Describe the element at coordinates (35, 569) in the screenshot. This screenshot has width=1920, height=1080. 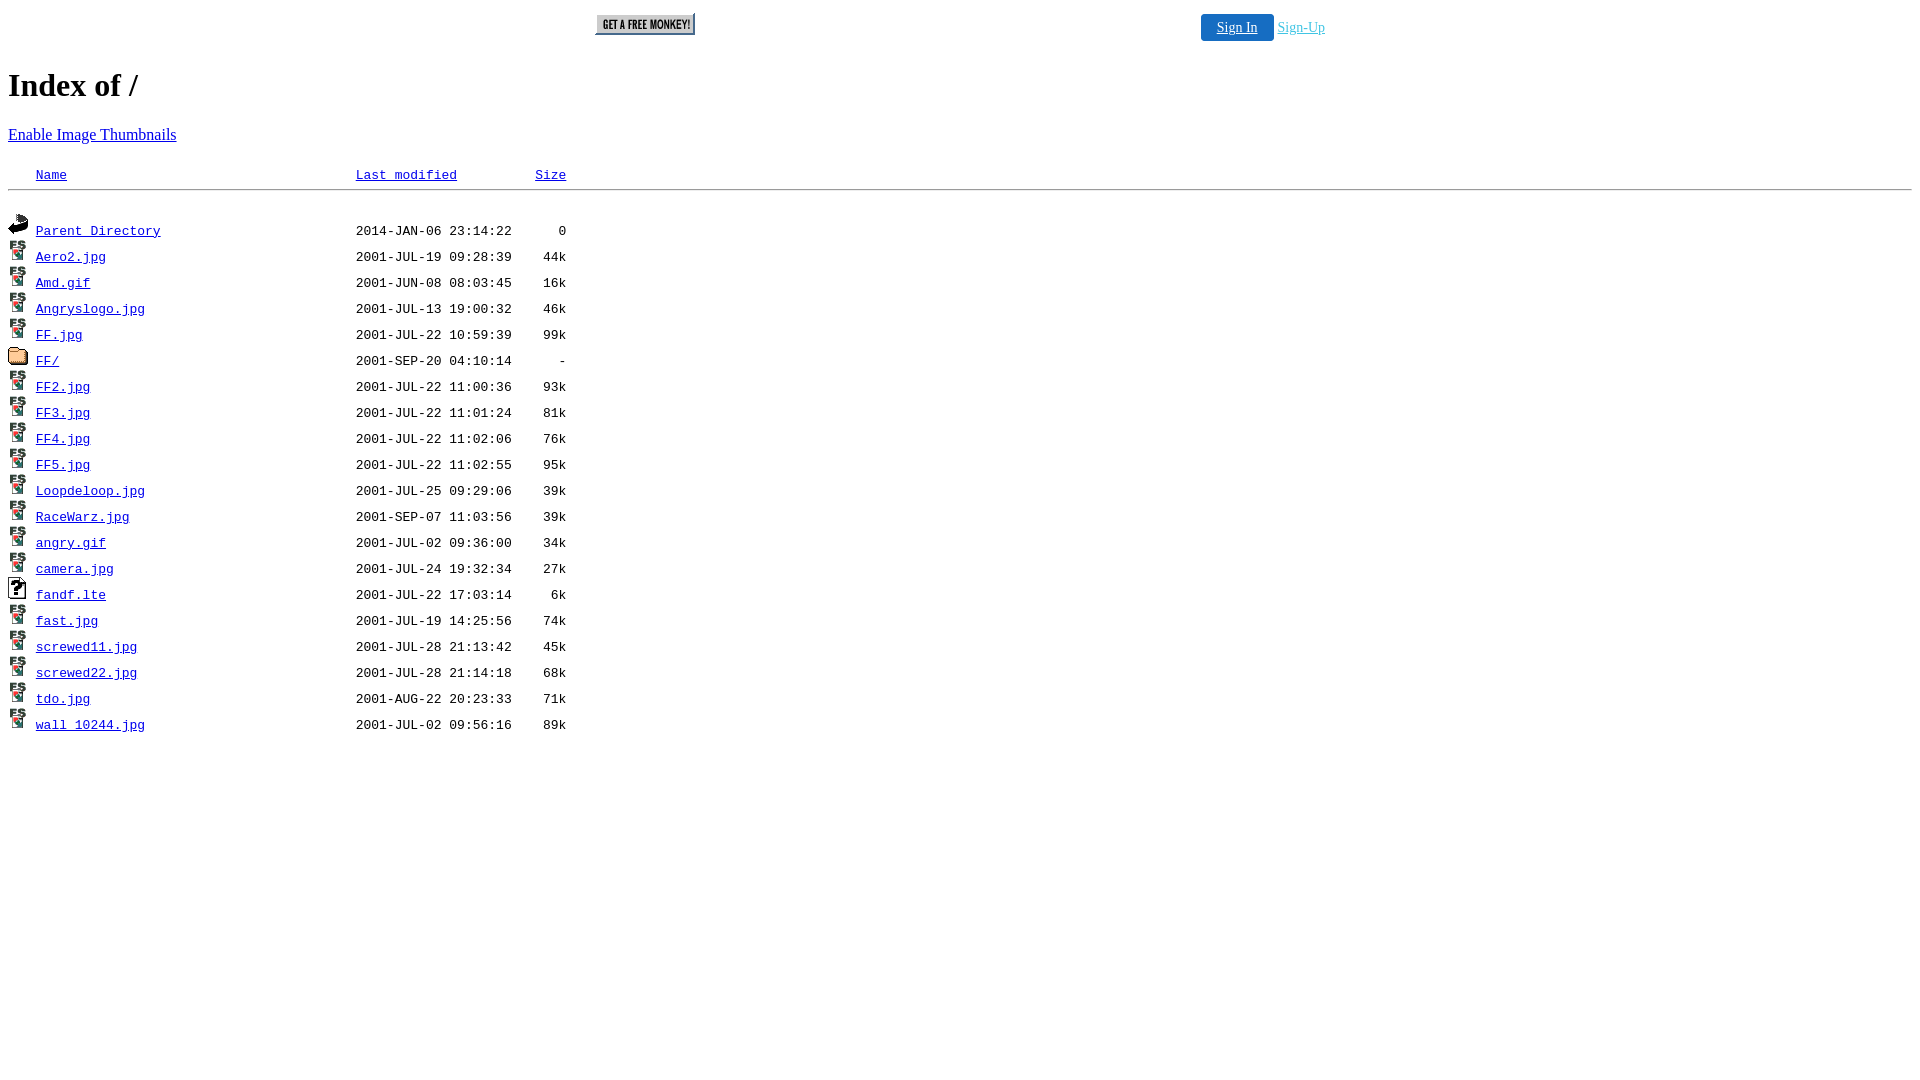
I see `'camera.jpg'` at that location.